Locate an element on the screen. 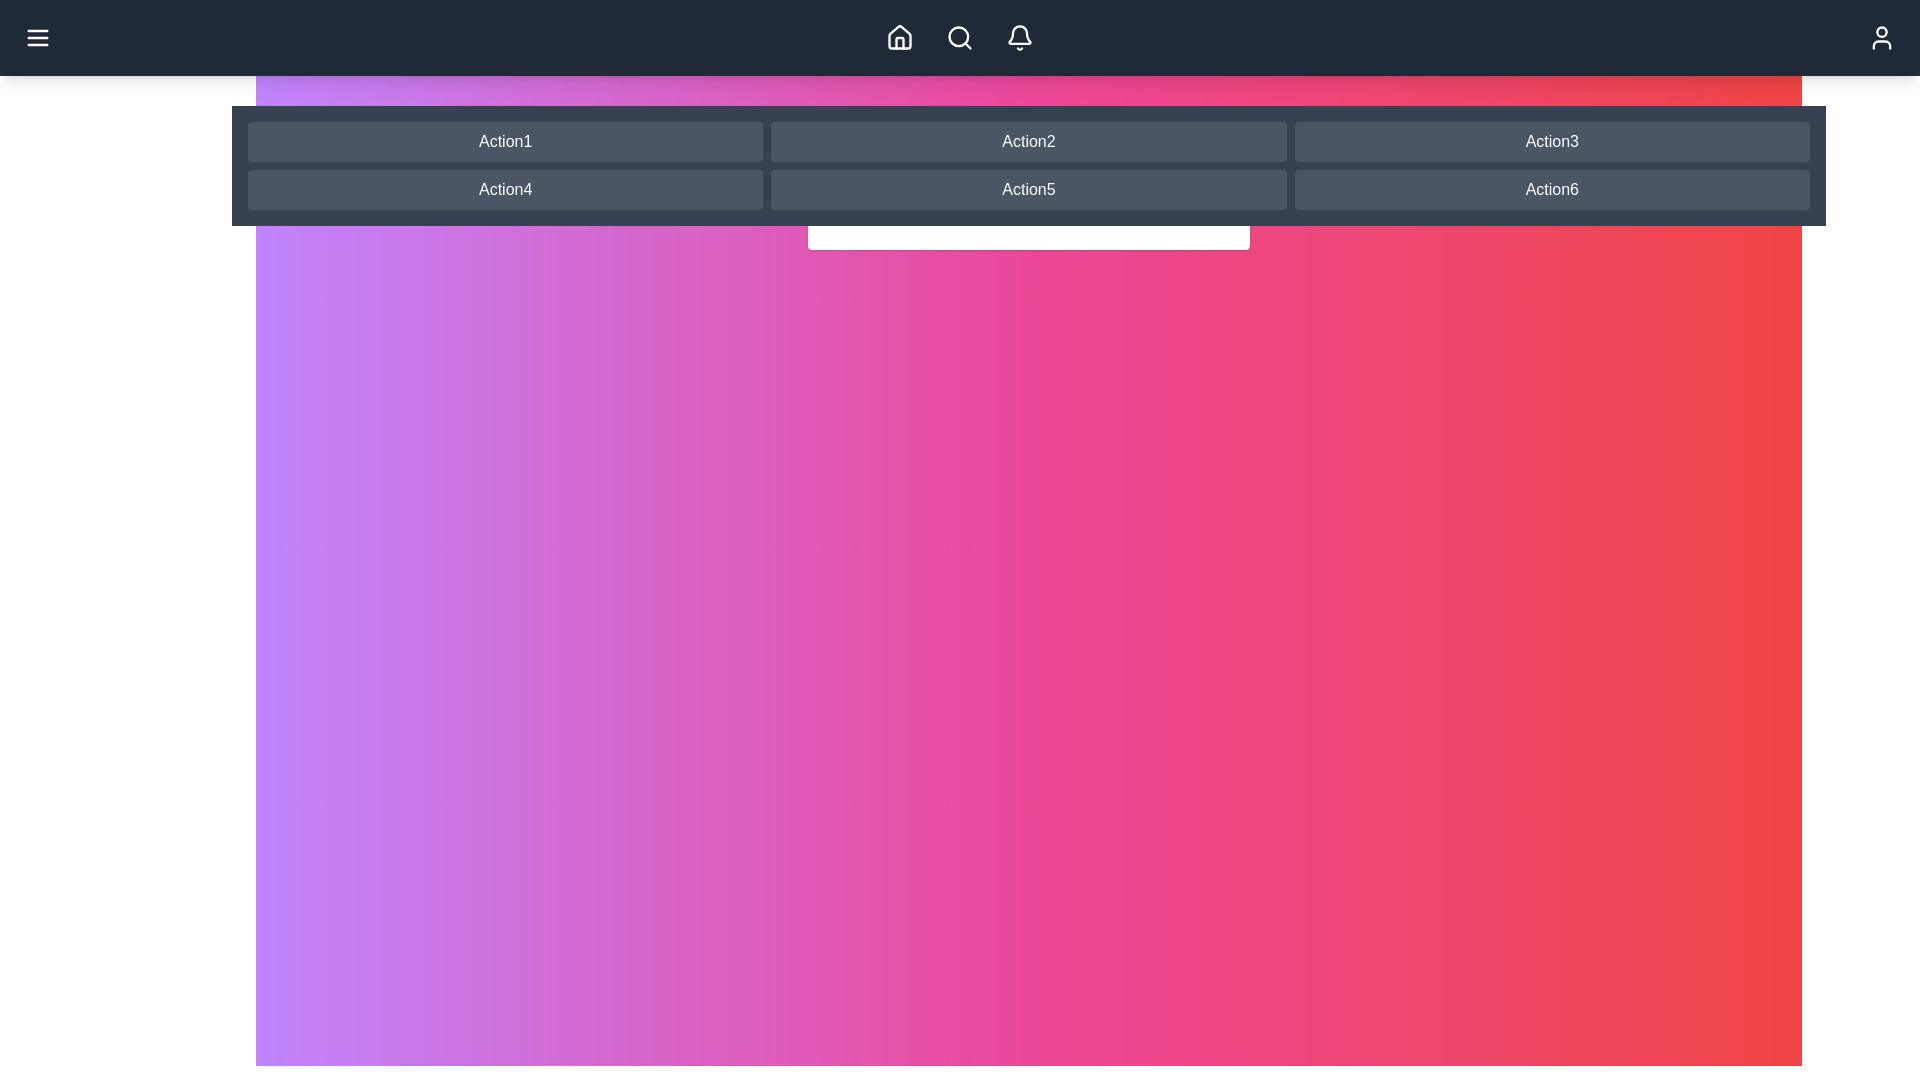 This screenshot has height=1080, width=1920. the navigation button labeled Action3 is located at coordinates (1550, 141).